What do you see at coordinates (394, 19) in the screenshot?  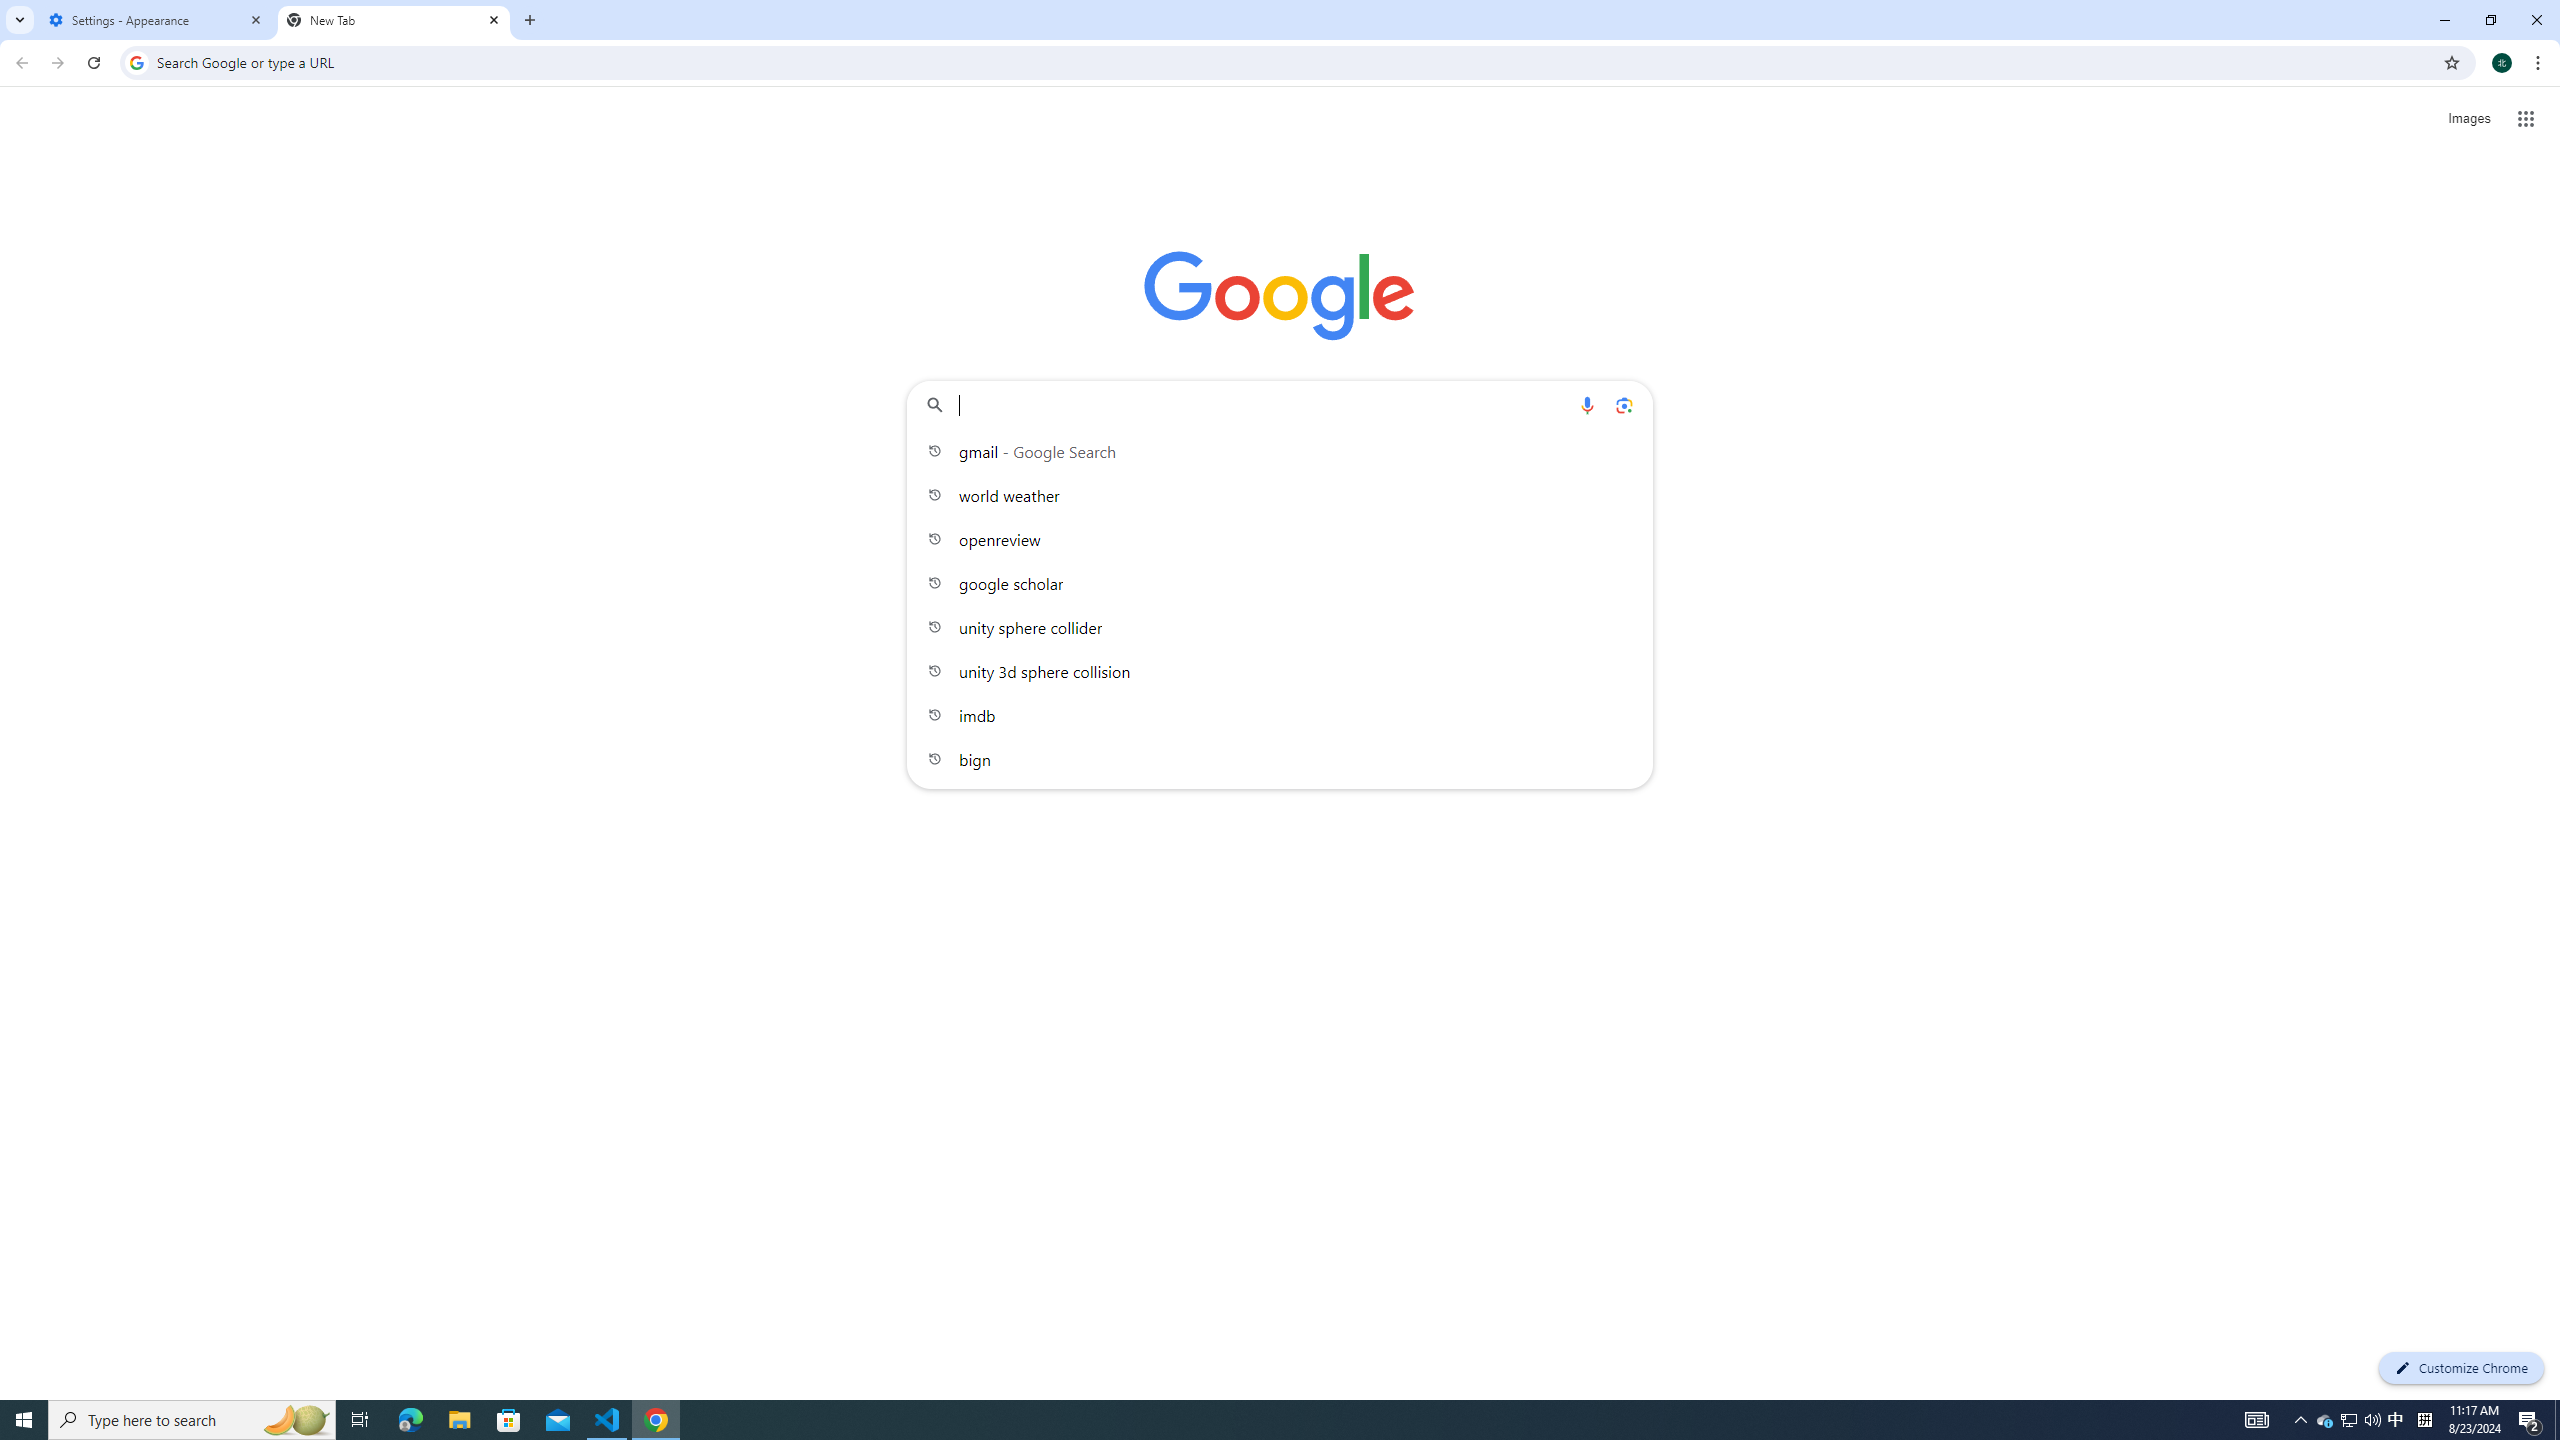 I see `'New Tab'` at bounding box center [394, 19].